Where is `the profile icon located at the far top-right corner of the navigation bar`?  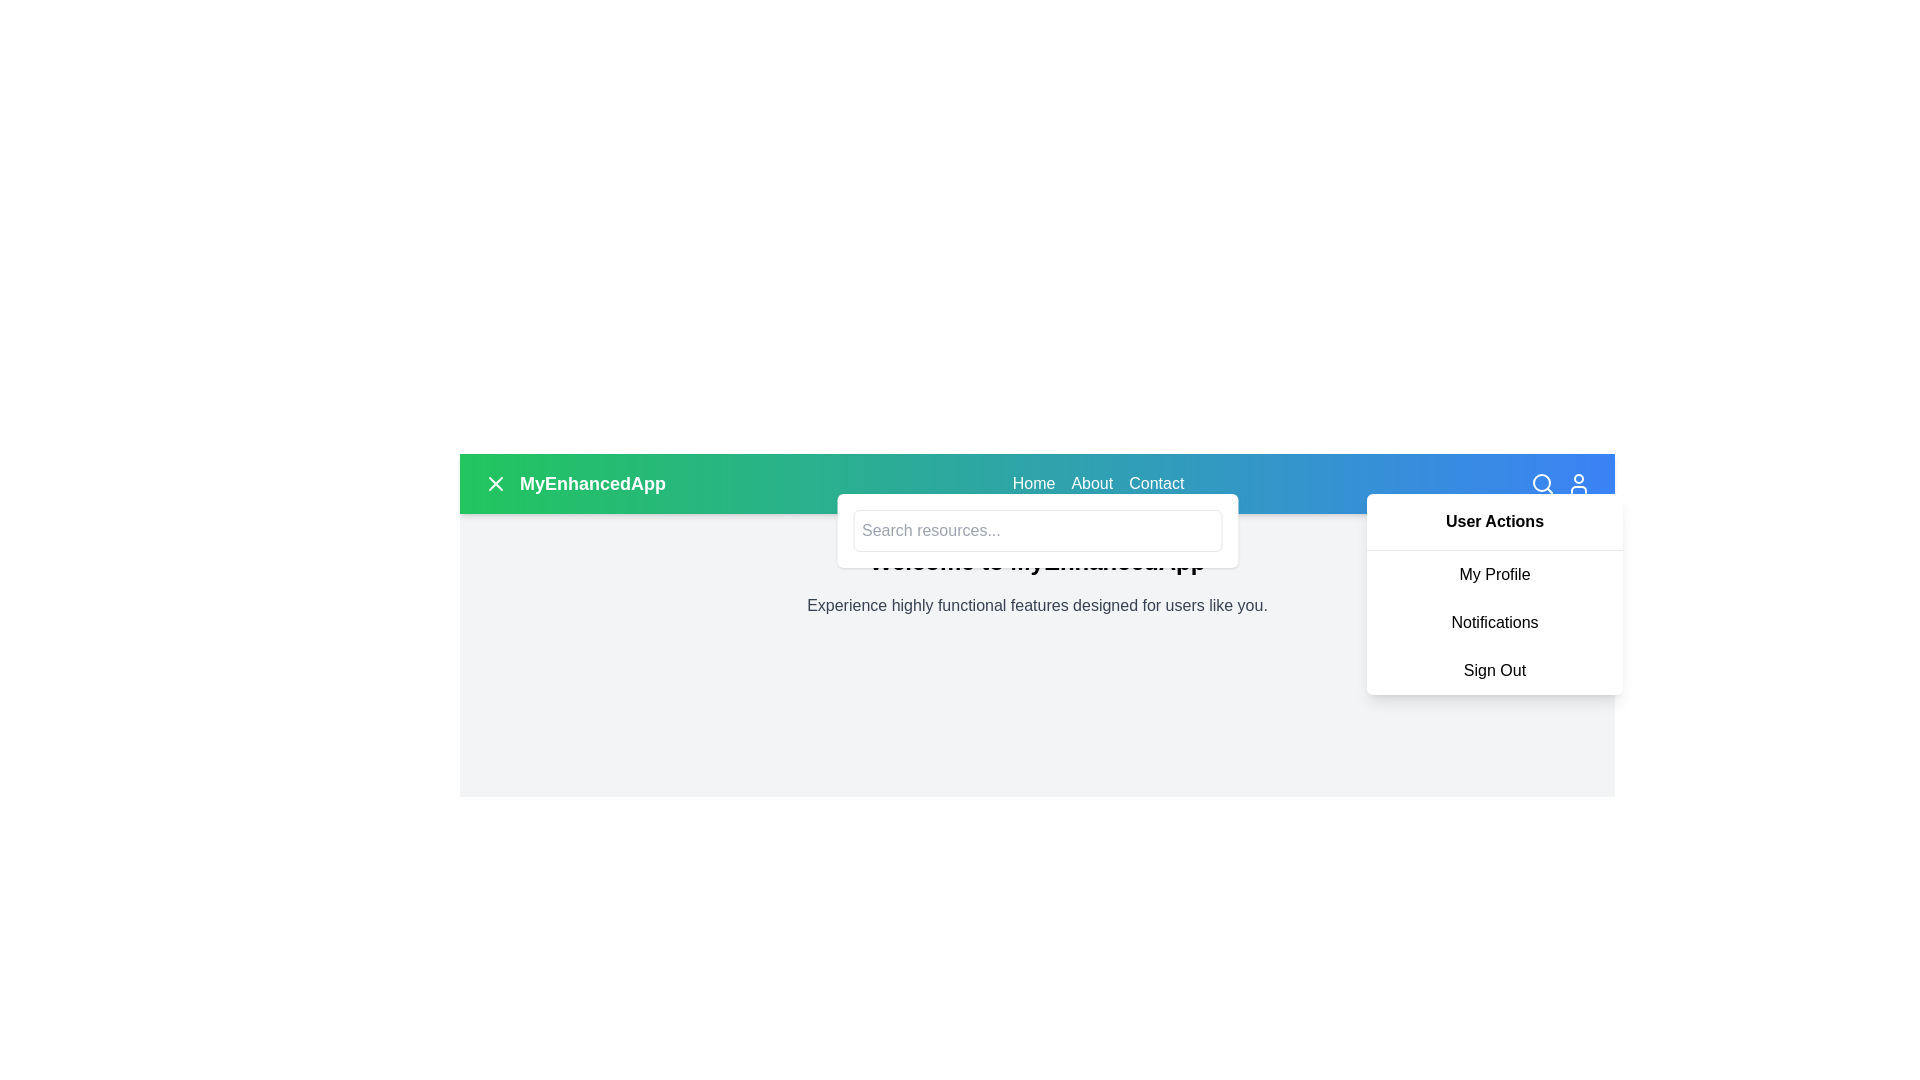
the profile icon located at the far top-right corner of the navigation bar is located at coordinates (1559, 483).